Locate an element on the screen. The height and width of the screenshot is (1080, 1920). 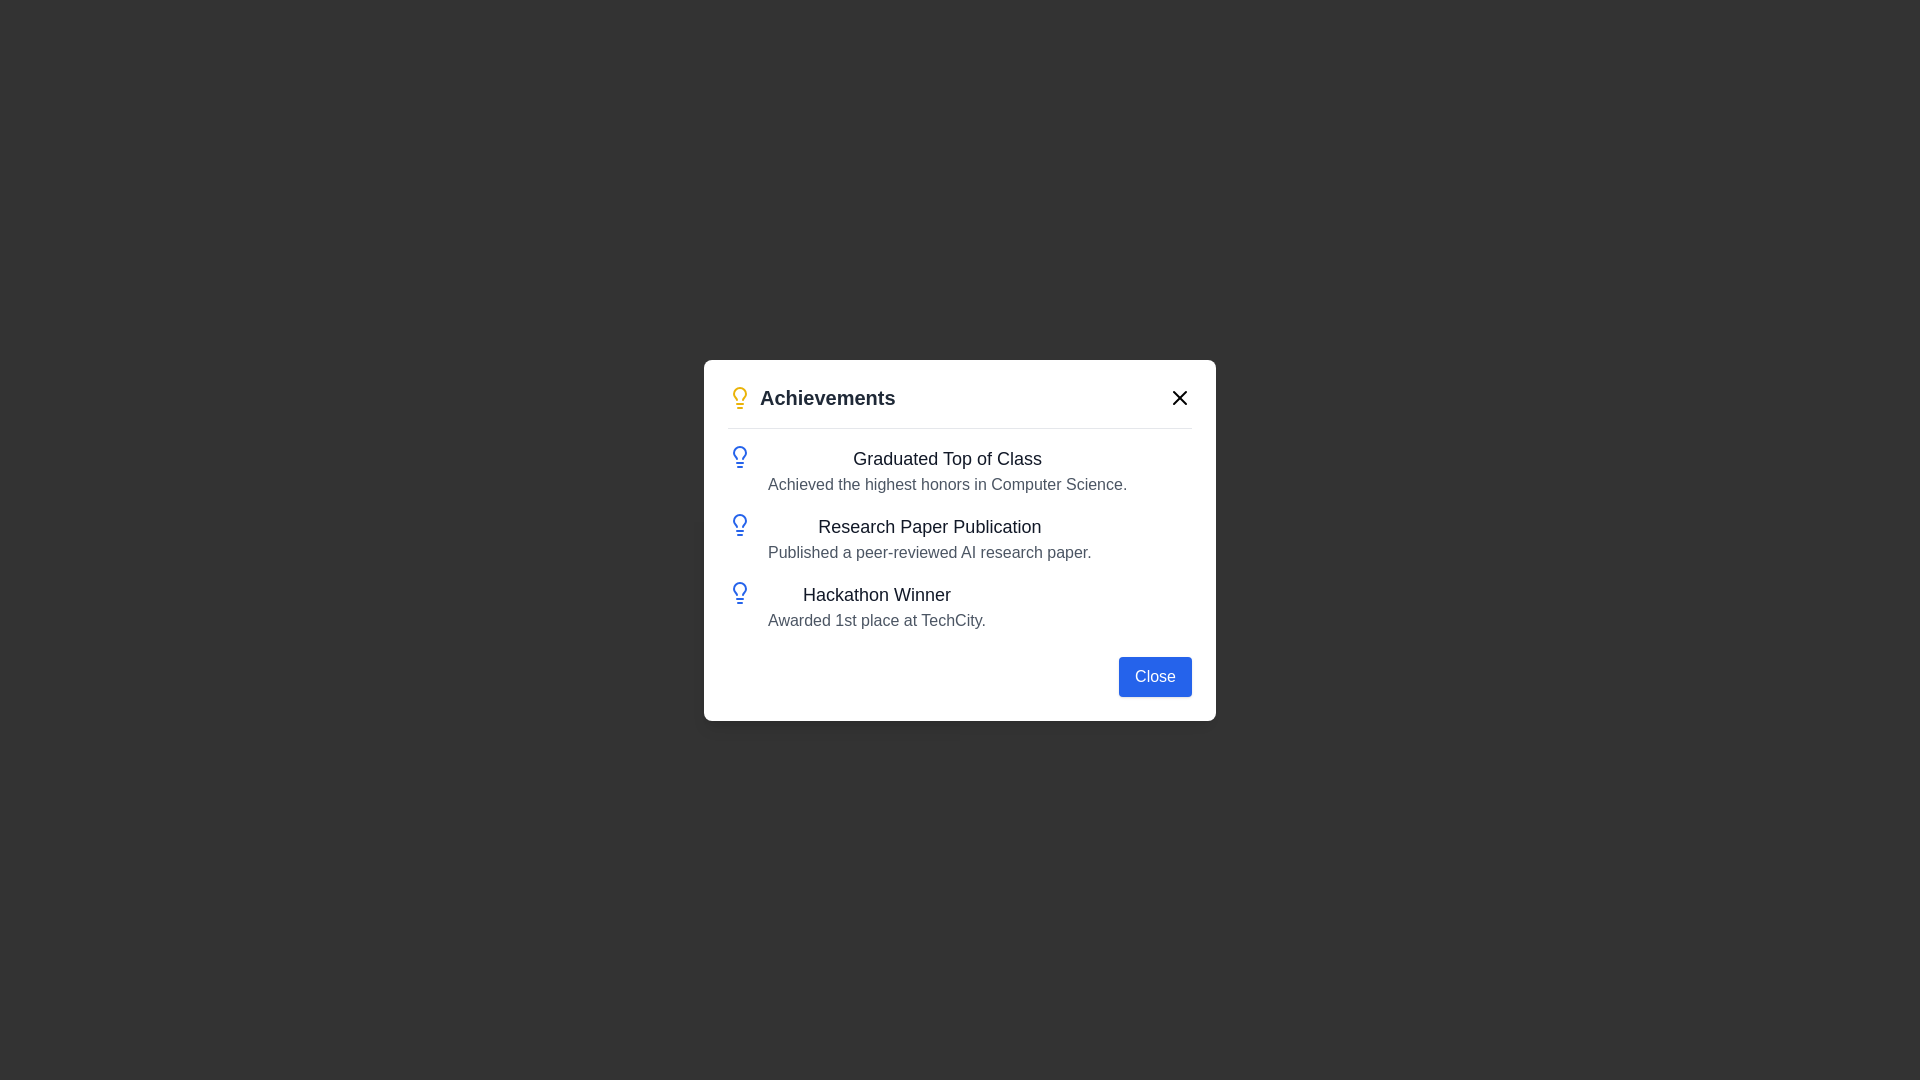
the Text Label that describes the achievement of publishing a research paper, positioned below 'Graduated Top of Class' and above 'Hackathon Winner' in the vertical list within the modal window is located at coordinates (928, 525).